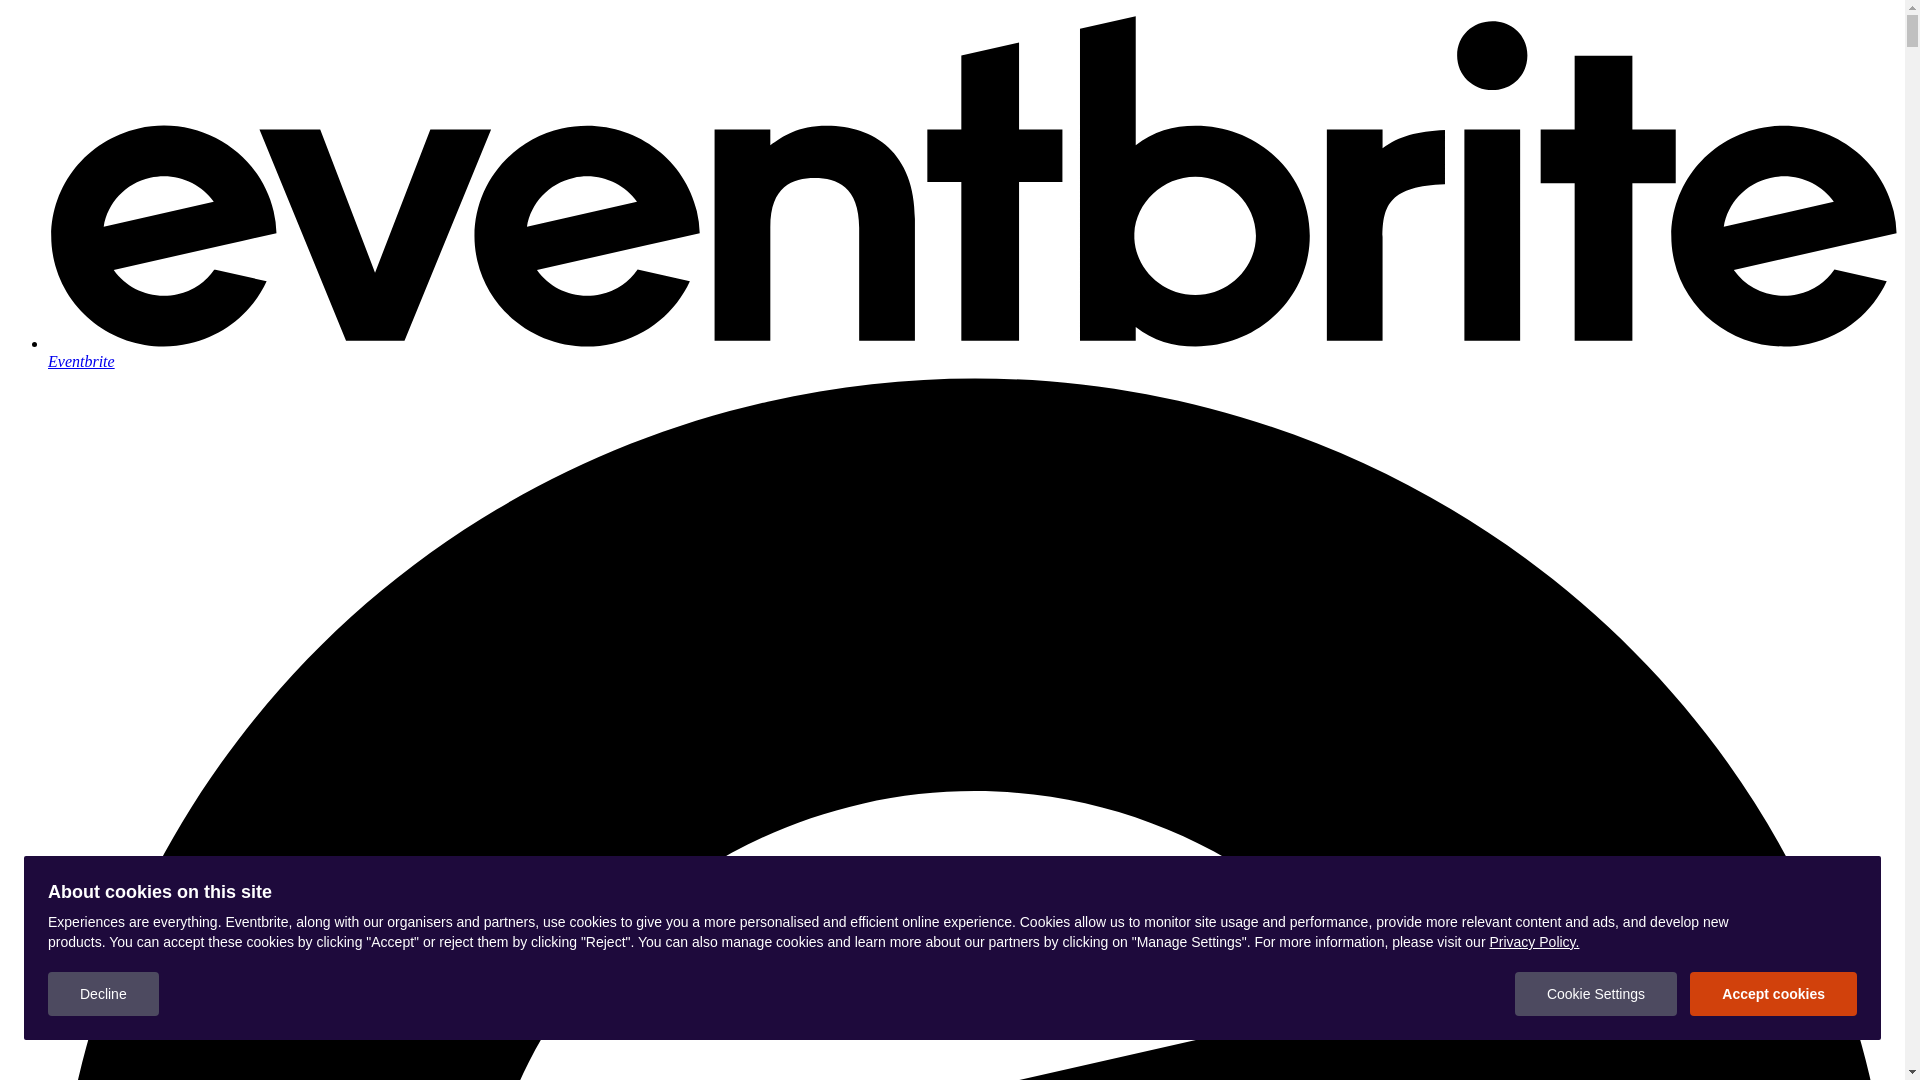 This screenshot has height=1080, width=1920. I want to click on 'Accept cookies', so click(1773, 994).